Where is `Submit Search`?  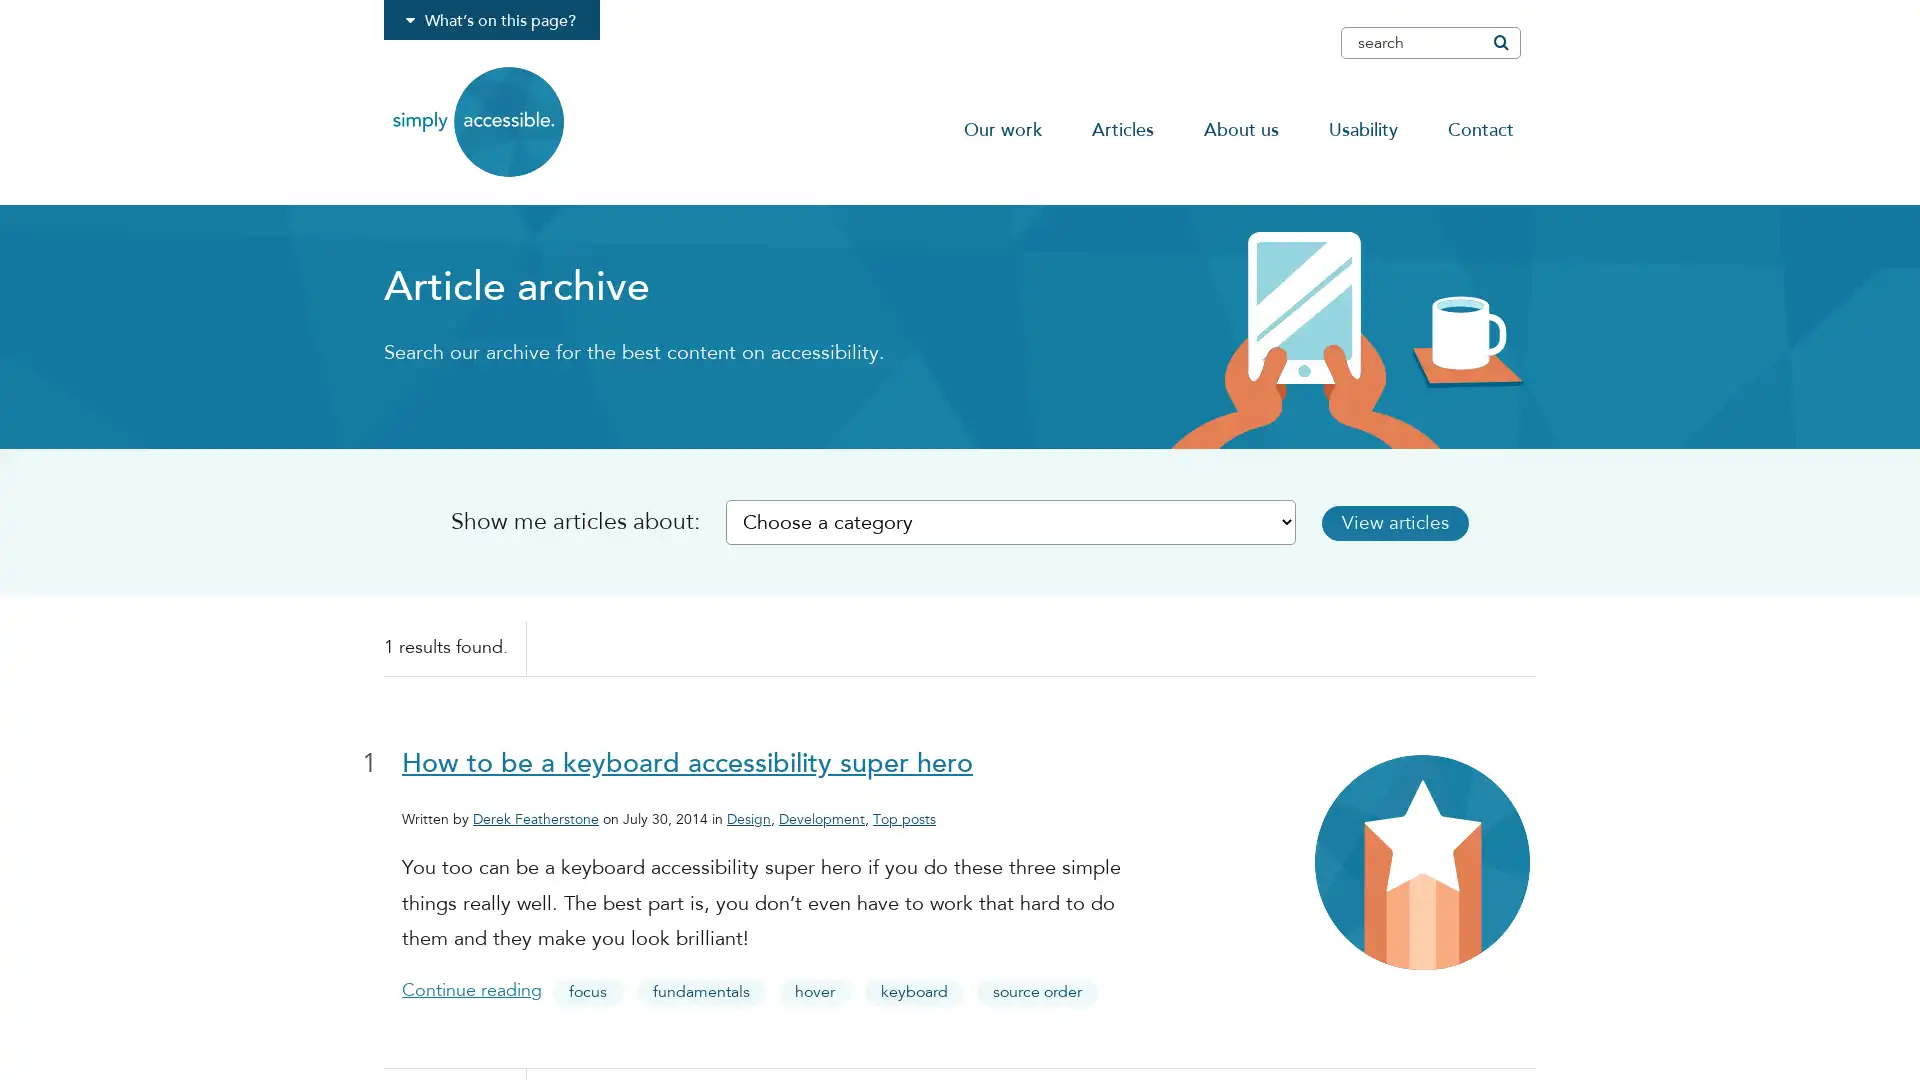 Submit Search is located at coordinates (1499, 42).